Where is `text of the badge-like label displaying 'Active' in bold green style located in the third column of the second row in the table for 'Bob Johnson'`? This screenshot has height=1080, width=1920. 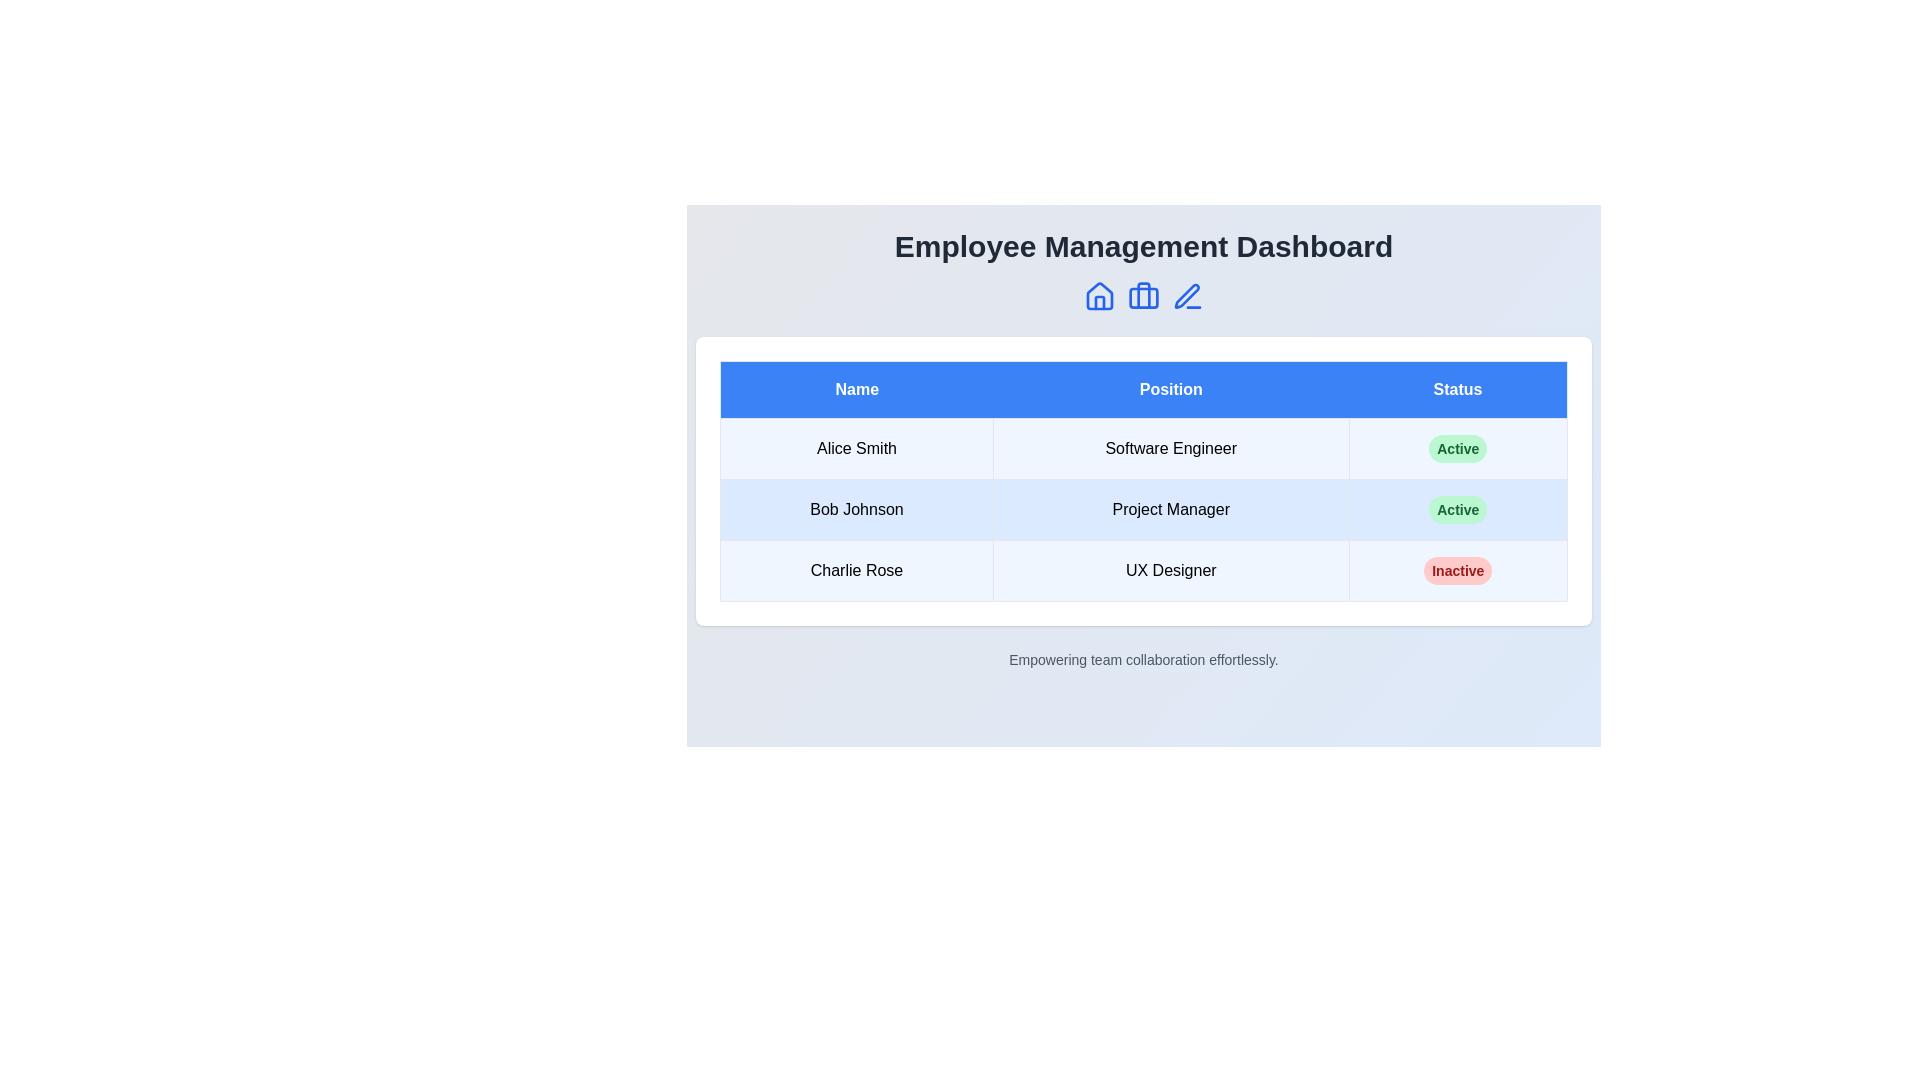
text of the badge-like label displaying 'Active' in bold green style located in the third column of the second row in the table for 'Bob Johnson' is located at coordinates (1458, 508).